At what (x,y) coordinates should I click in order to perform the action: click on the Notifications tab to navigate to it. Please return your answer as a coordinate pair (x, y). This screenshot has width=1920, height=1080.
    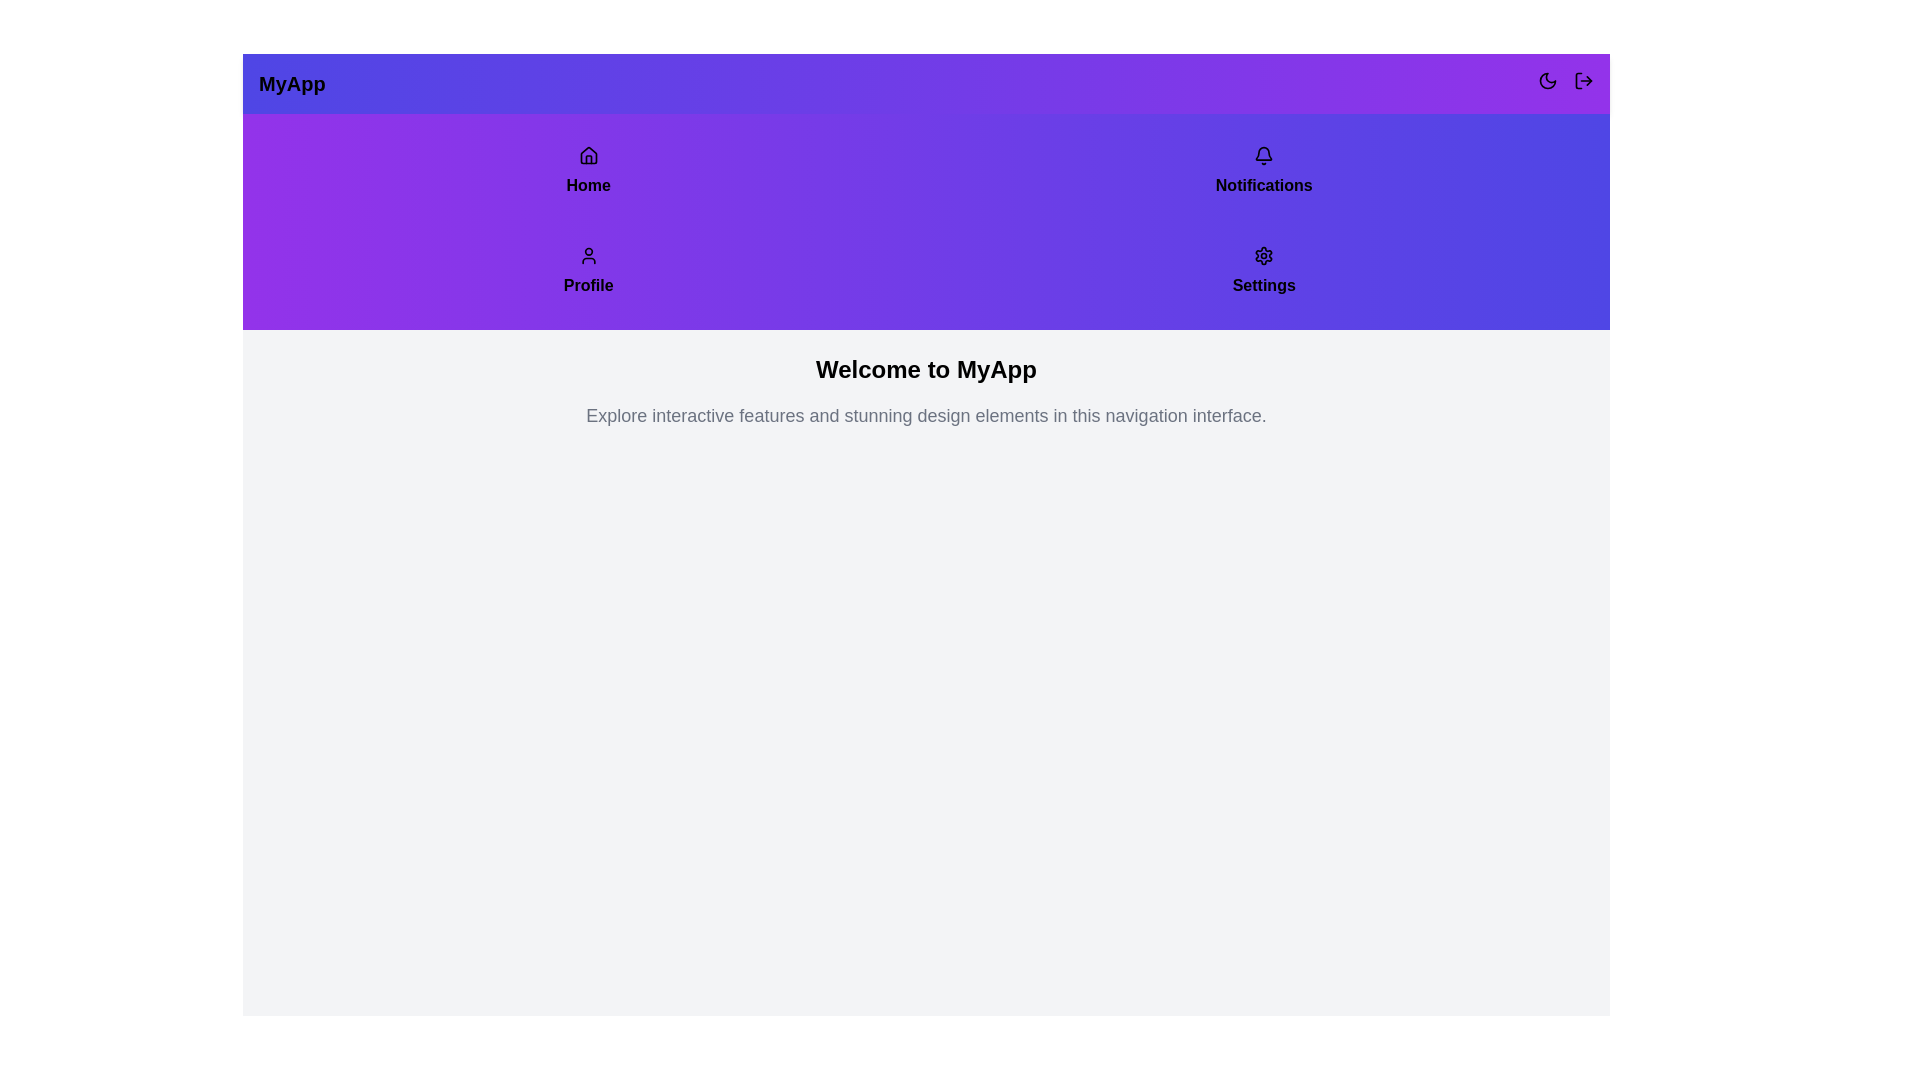
    Looking at the image, I should click on (1262, 171).